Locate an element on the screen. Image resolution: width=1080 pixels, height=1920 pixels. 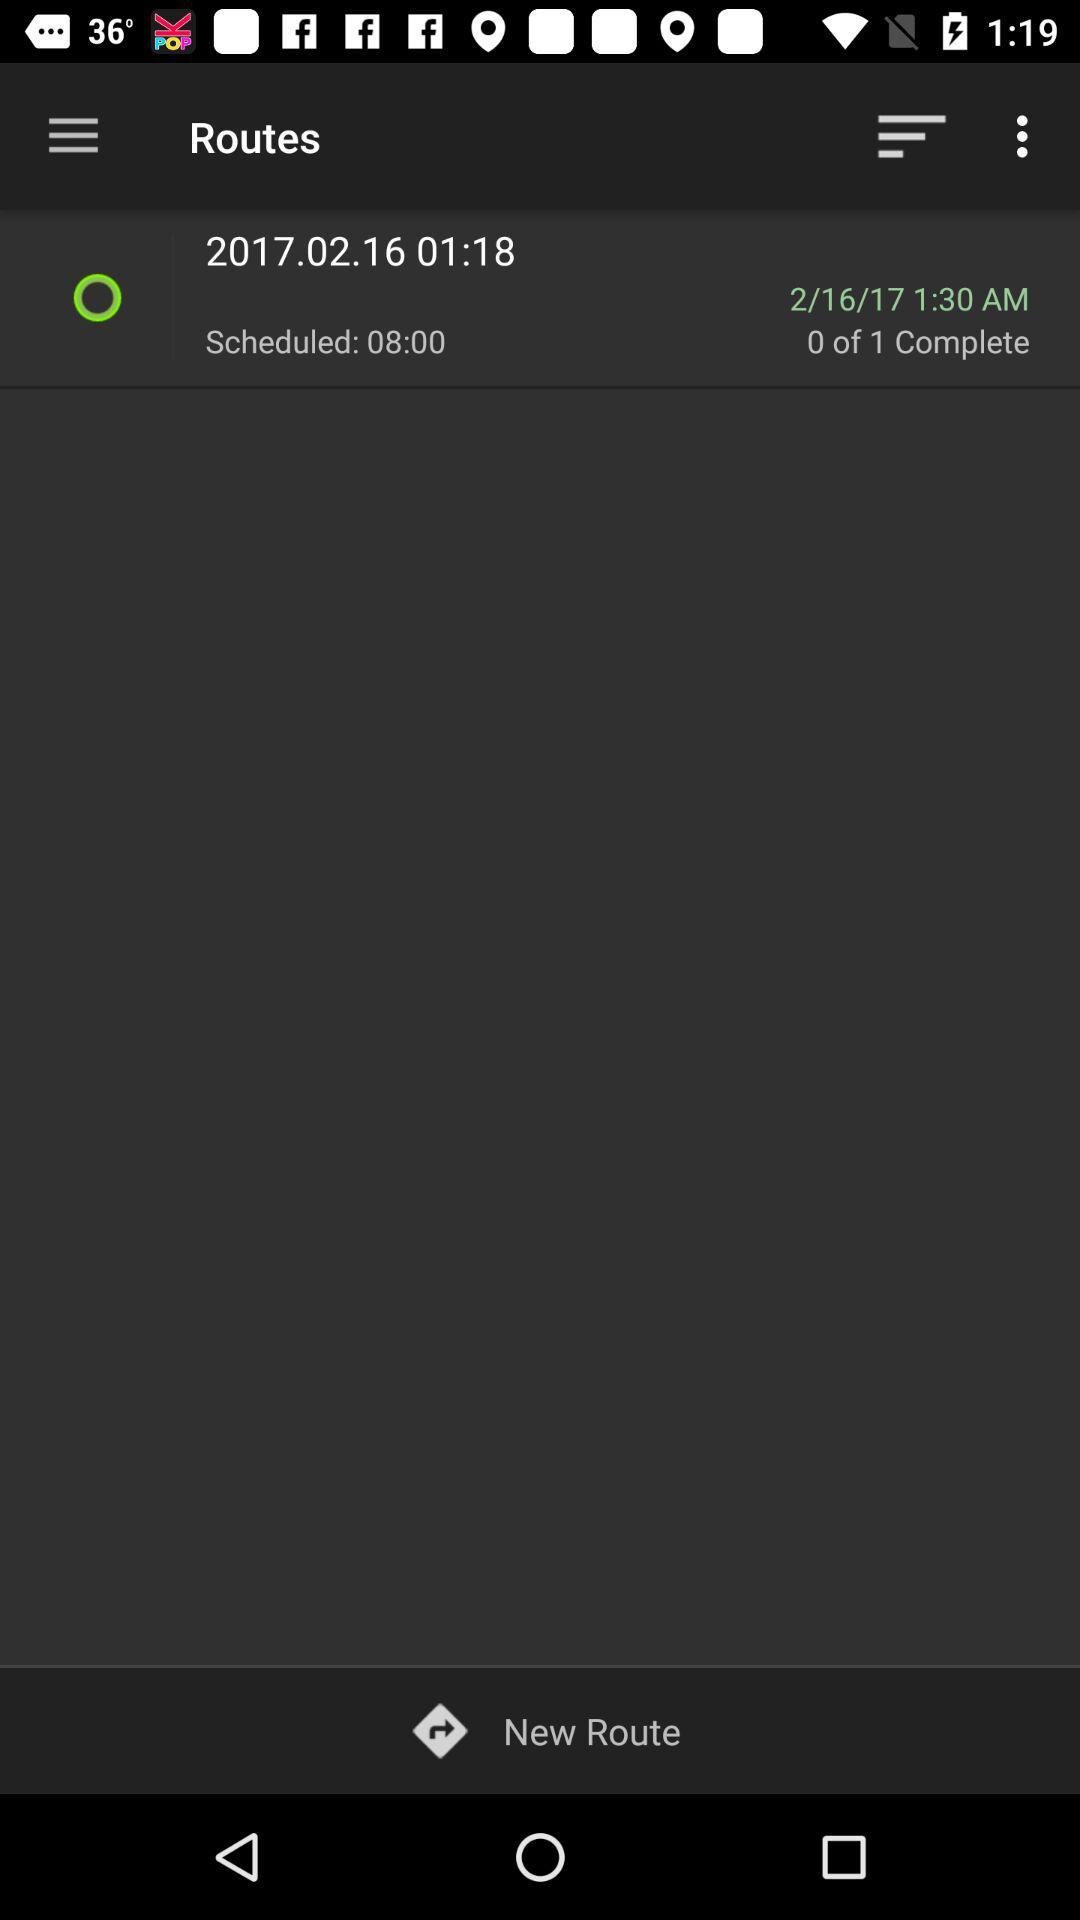
the item to the left of routes item is located at coordinates (72, 135).